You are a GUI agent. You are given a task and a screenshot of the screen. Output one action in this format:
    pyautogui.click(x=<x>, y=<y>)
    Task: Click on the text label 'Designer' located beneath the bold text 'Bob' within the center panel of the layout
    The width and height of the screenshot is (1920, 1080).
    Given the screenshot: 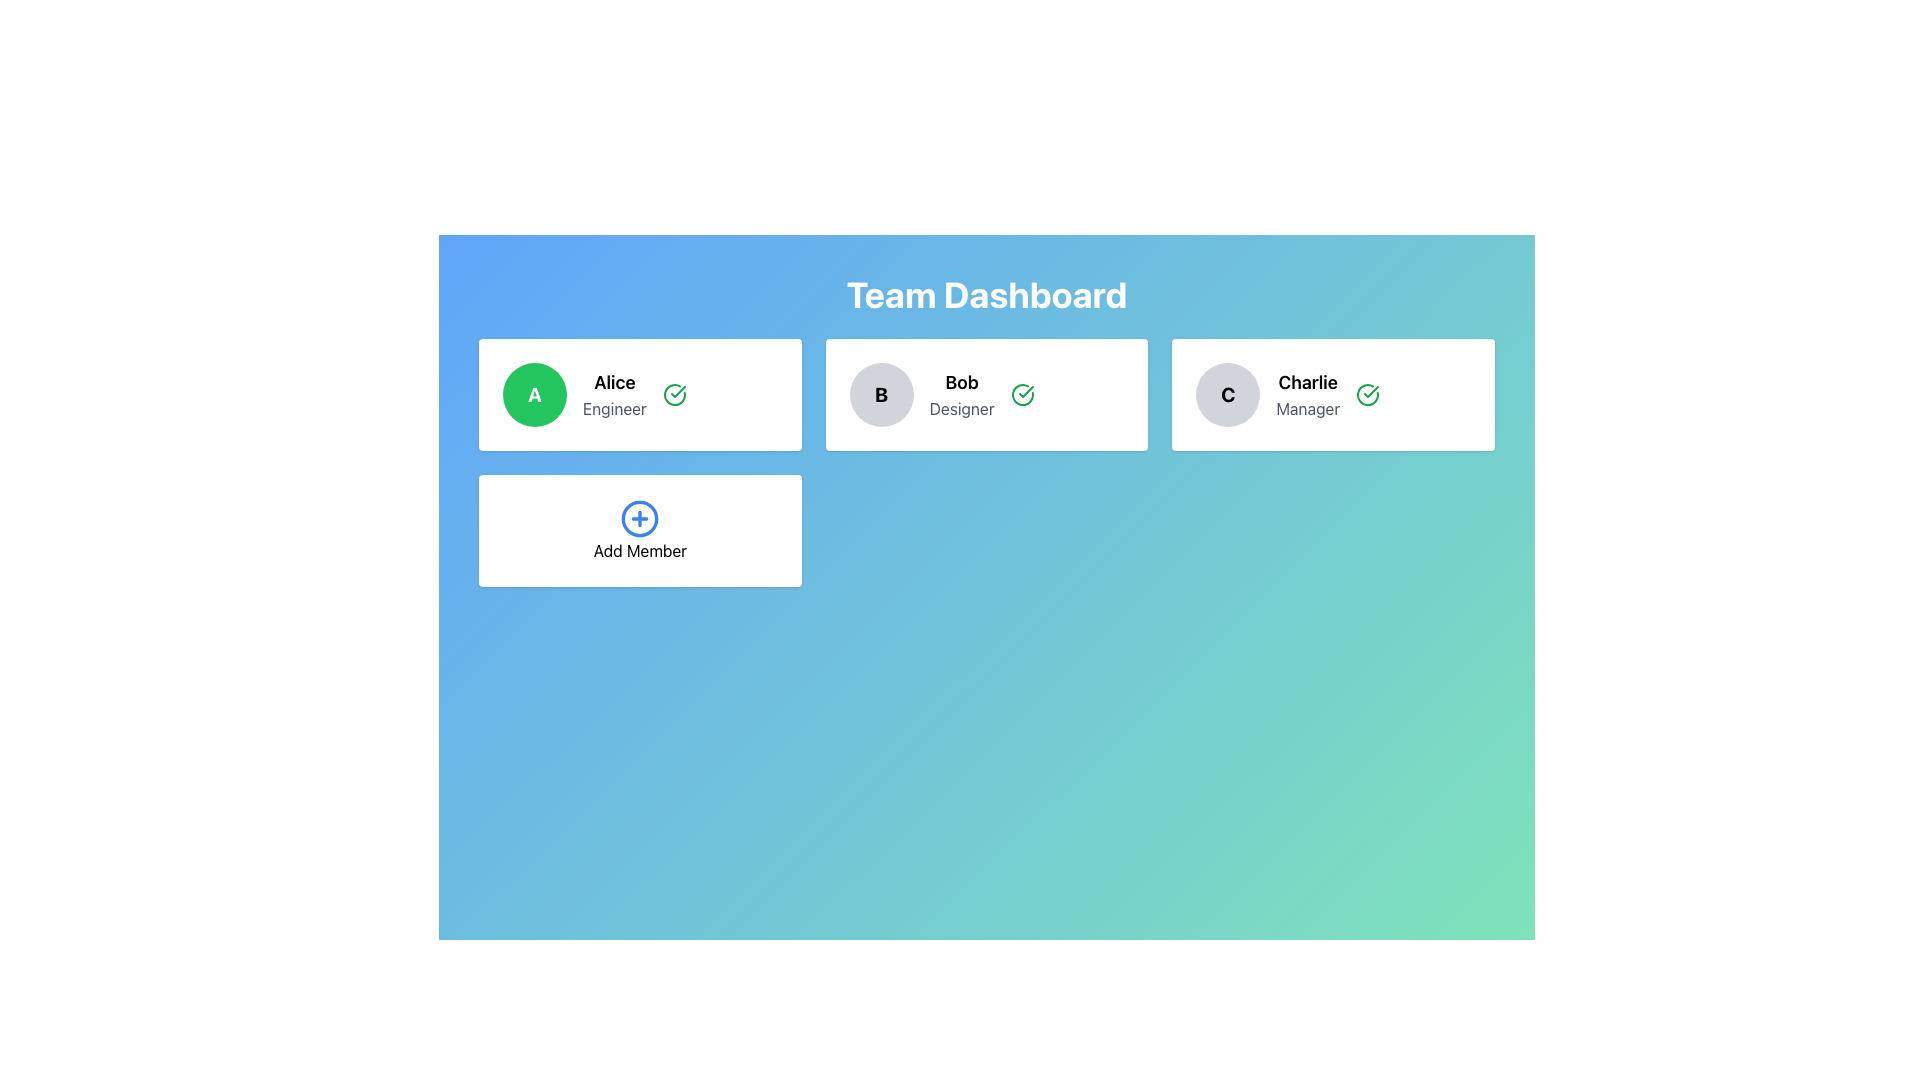 What is the action you would take?
    pyautogui.click(x=962, y=407)
    